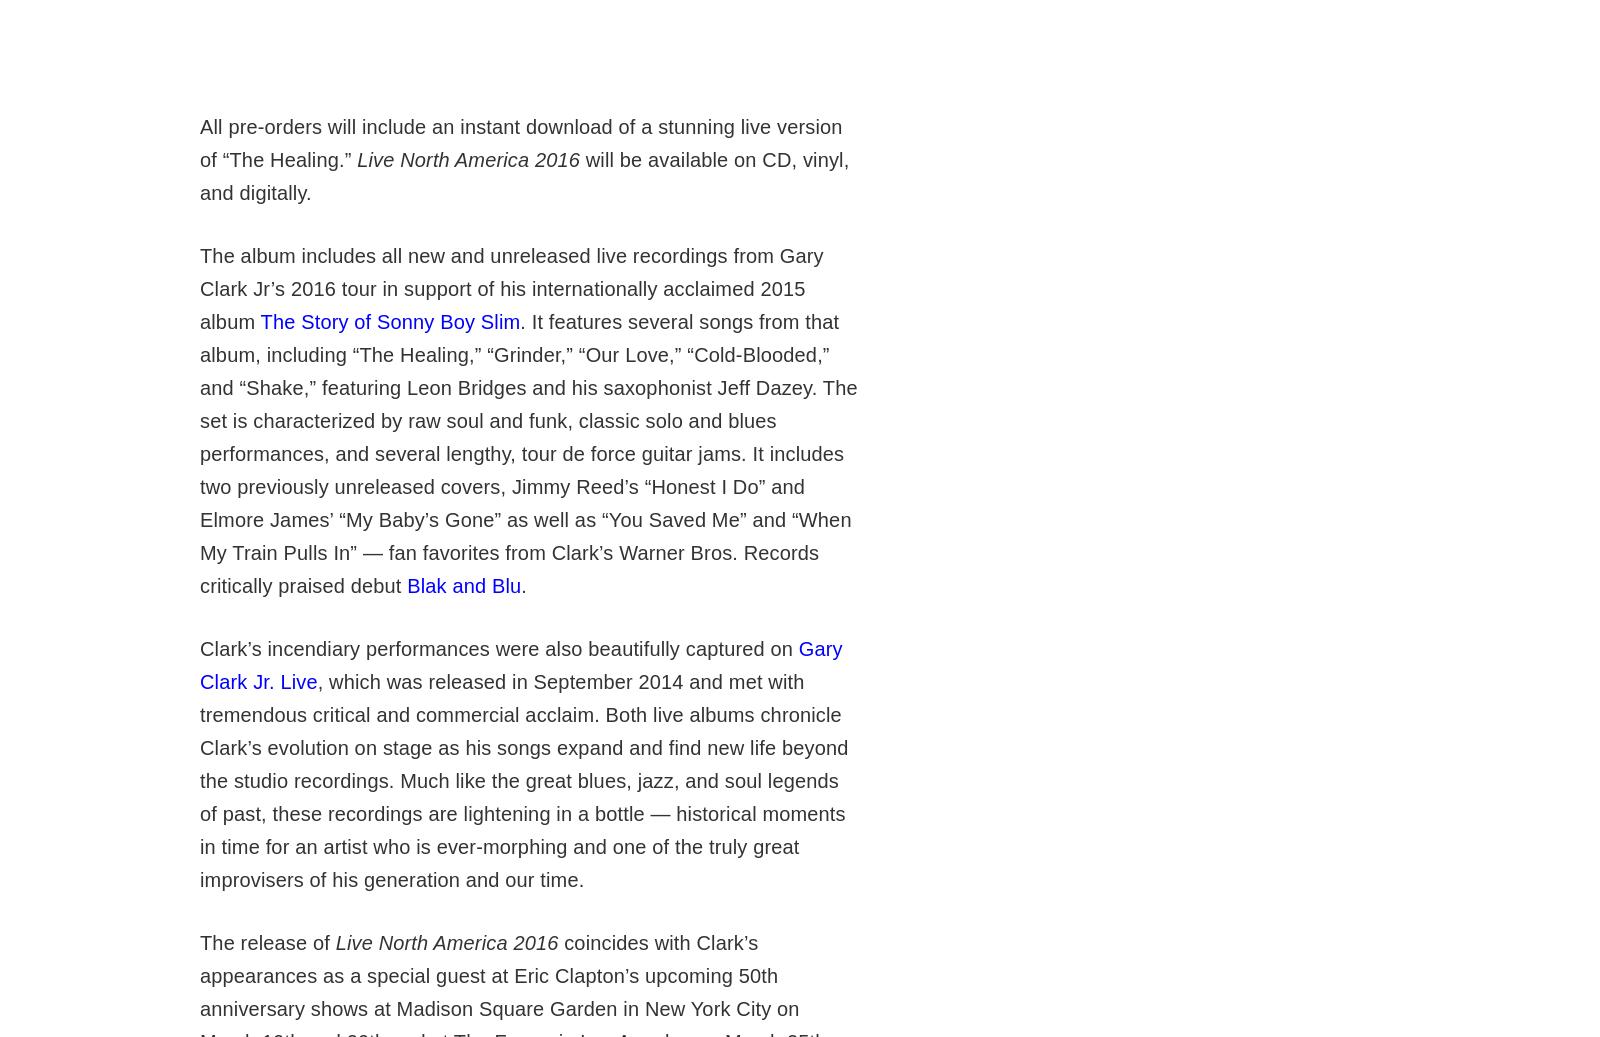  What do you see at coordinates (390, 320) in the screenshot?
I see `'The Story of Sonny Boy Slim'` at bounding box center [390, 320].